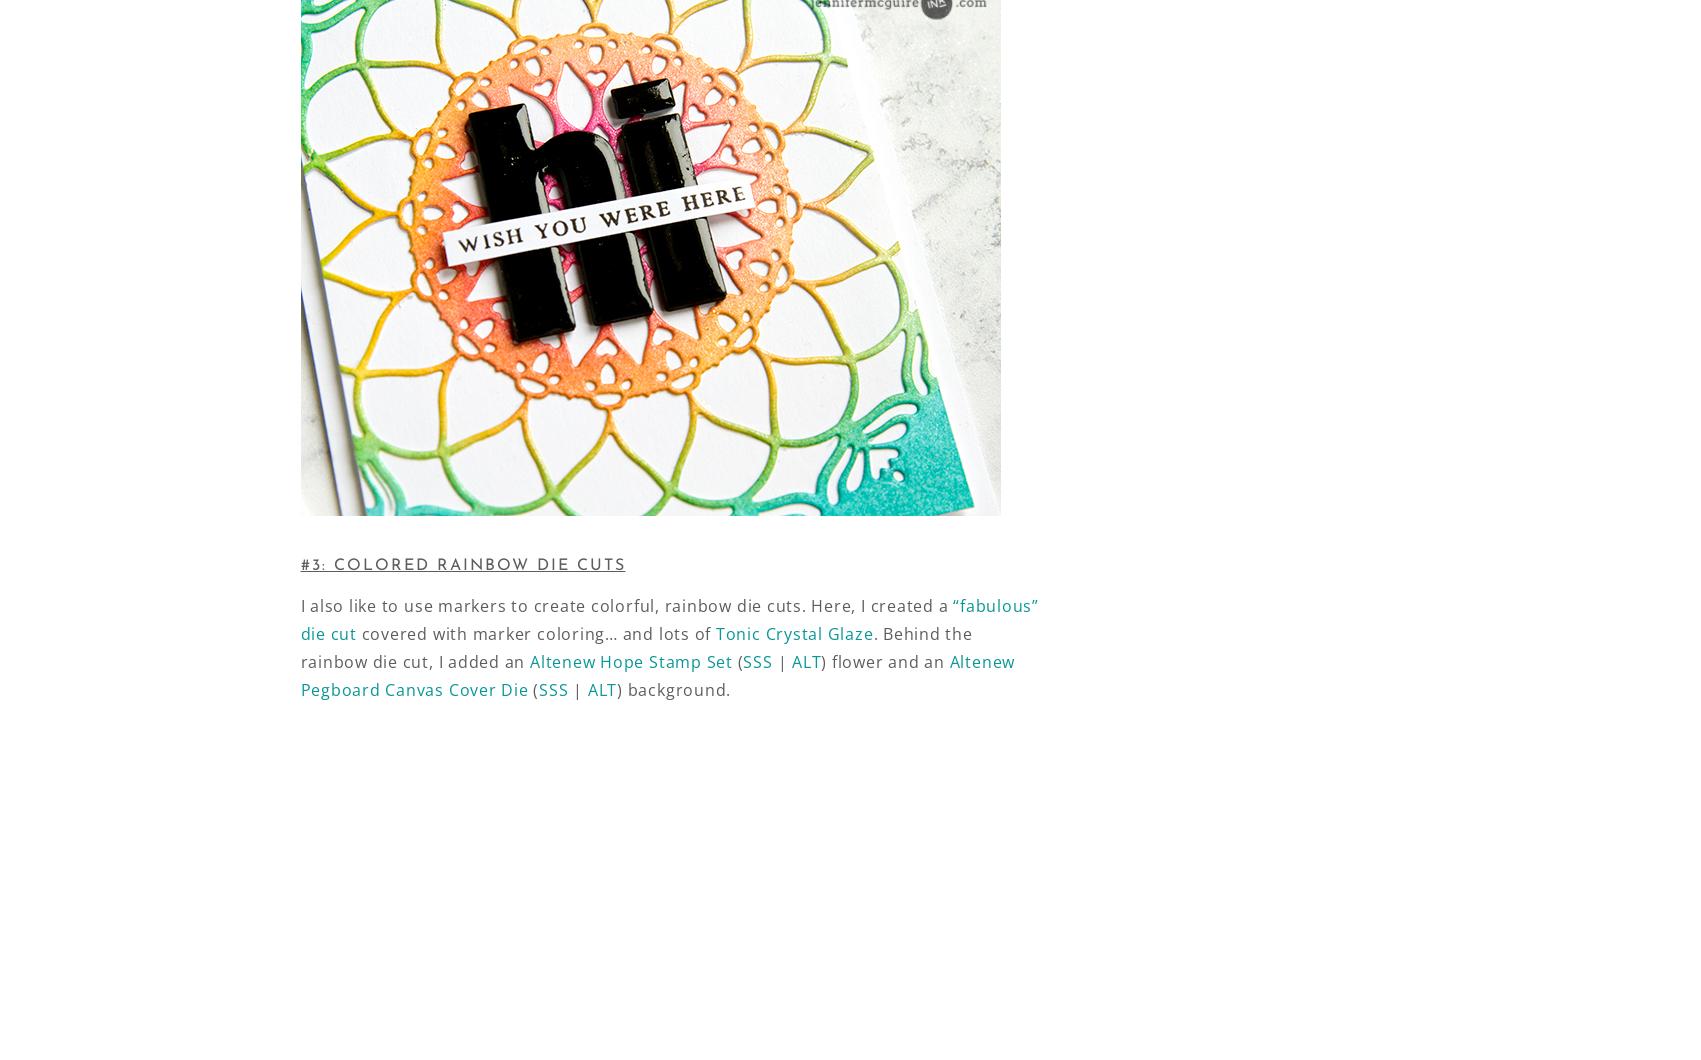  I want to click on '“fabulous” die cut', so click(668, 619).